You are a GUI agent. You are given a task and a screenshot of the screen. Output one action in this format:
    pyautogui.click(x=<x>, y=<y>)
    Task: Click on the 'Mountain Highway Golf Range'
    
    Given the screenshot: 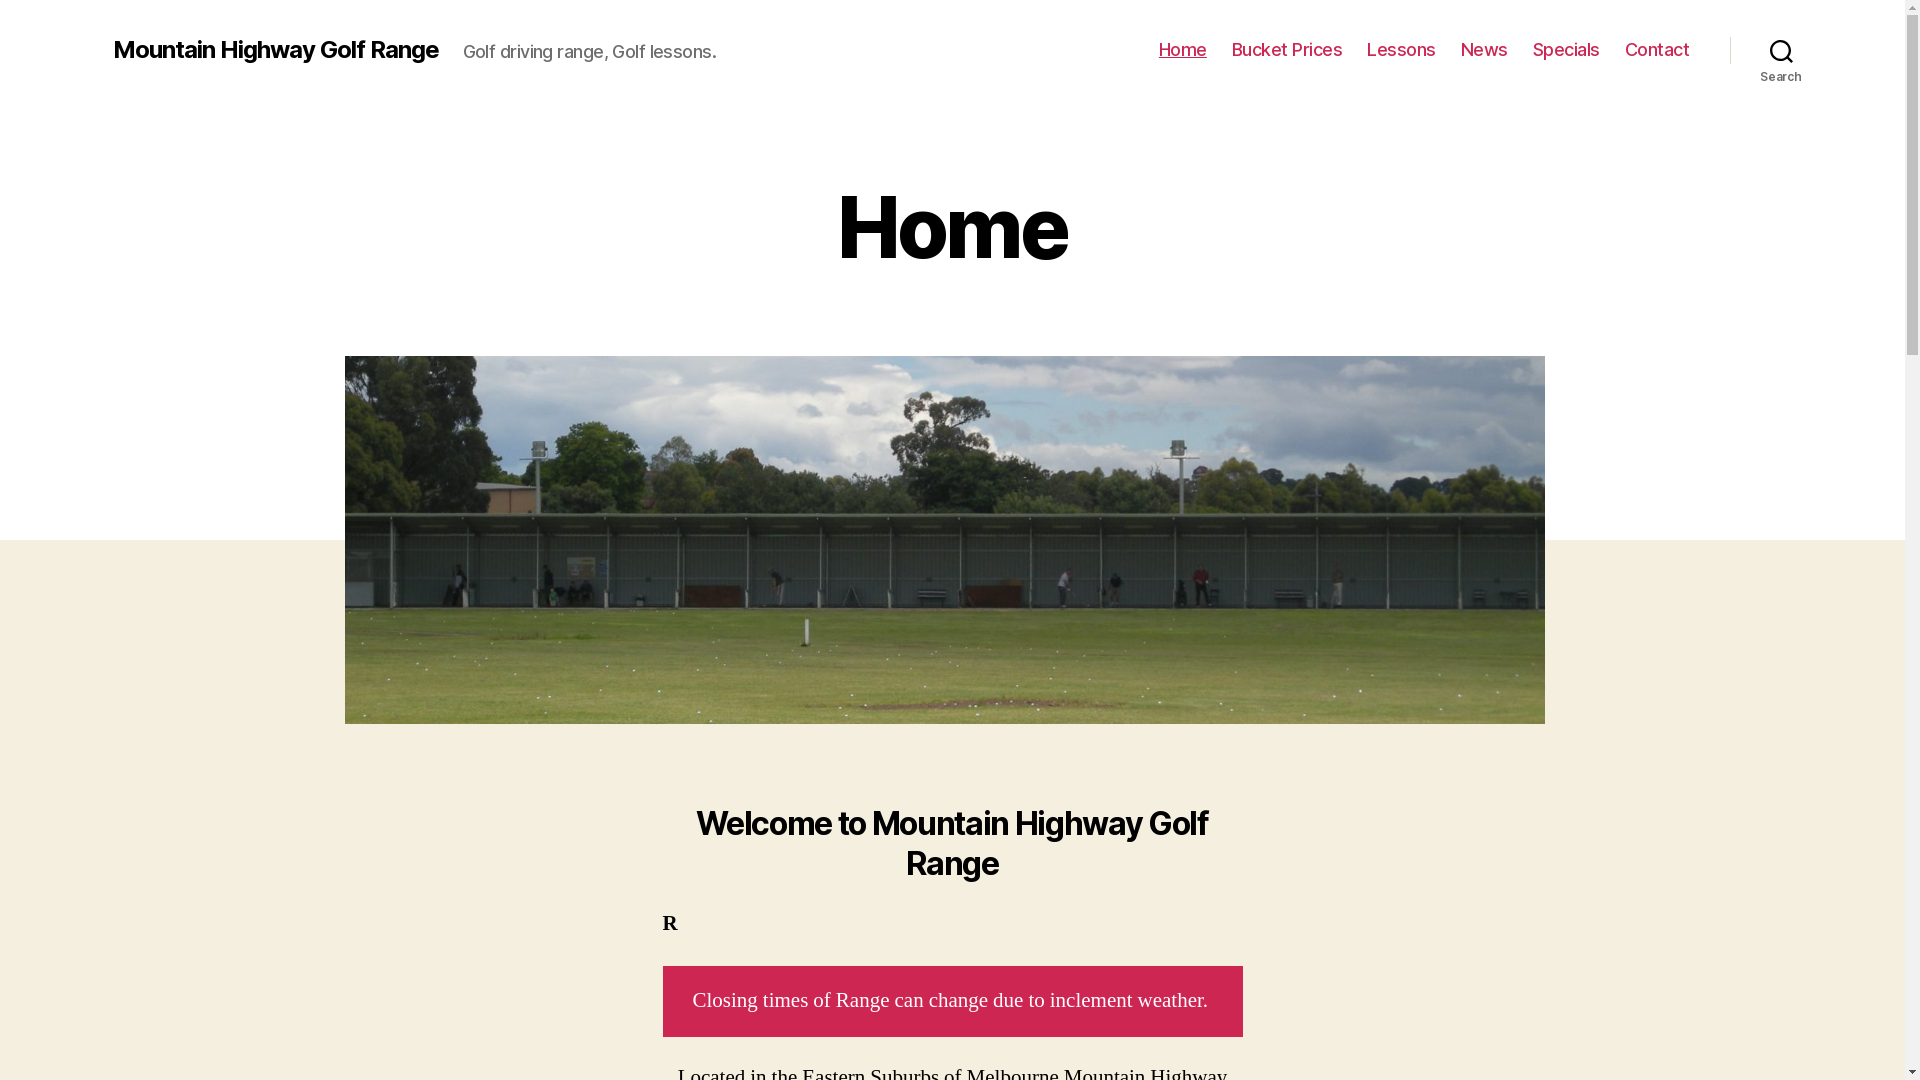 What is the action you would take?
    pyautogui.click(x=273, y=49)
    